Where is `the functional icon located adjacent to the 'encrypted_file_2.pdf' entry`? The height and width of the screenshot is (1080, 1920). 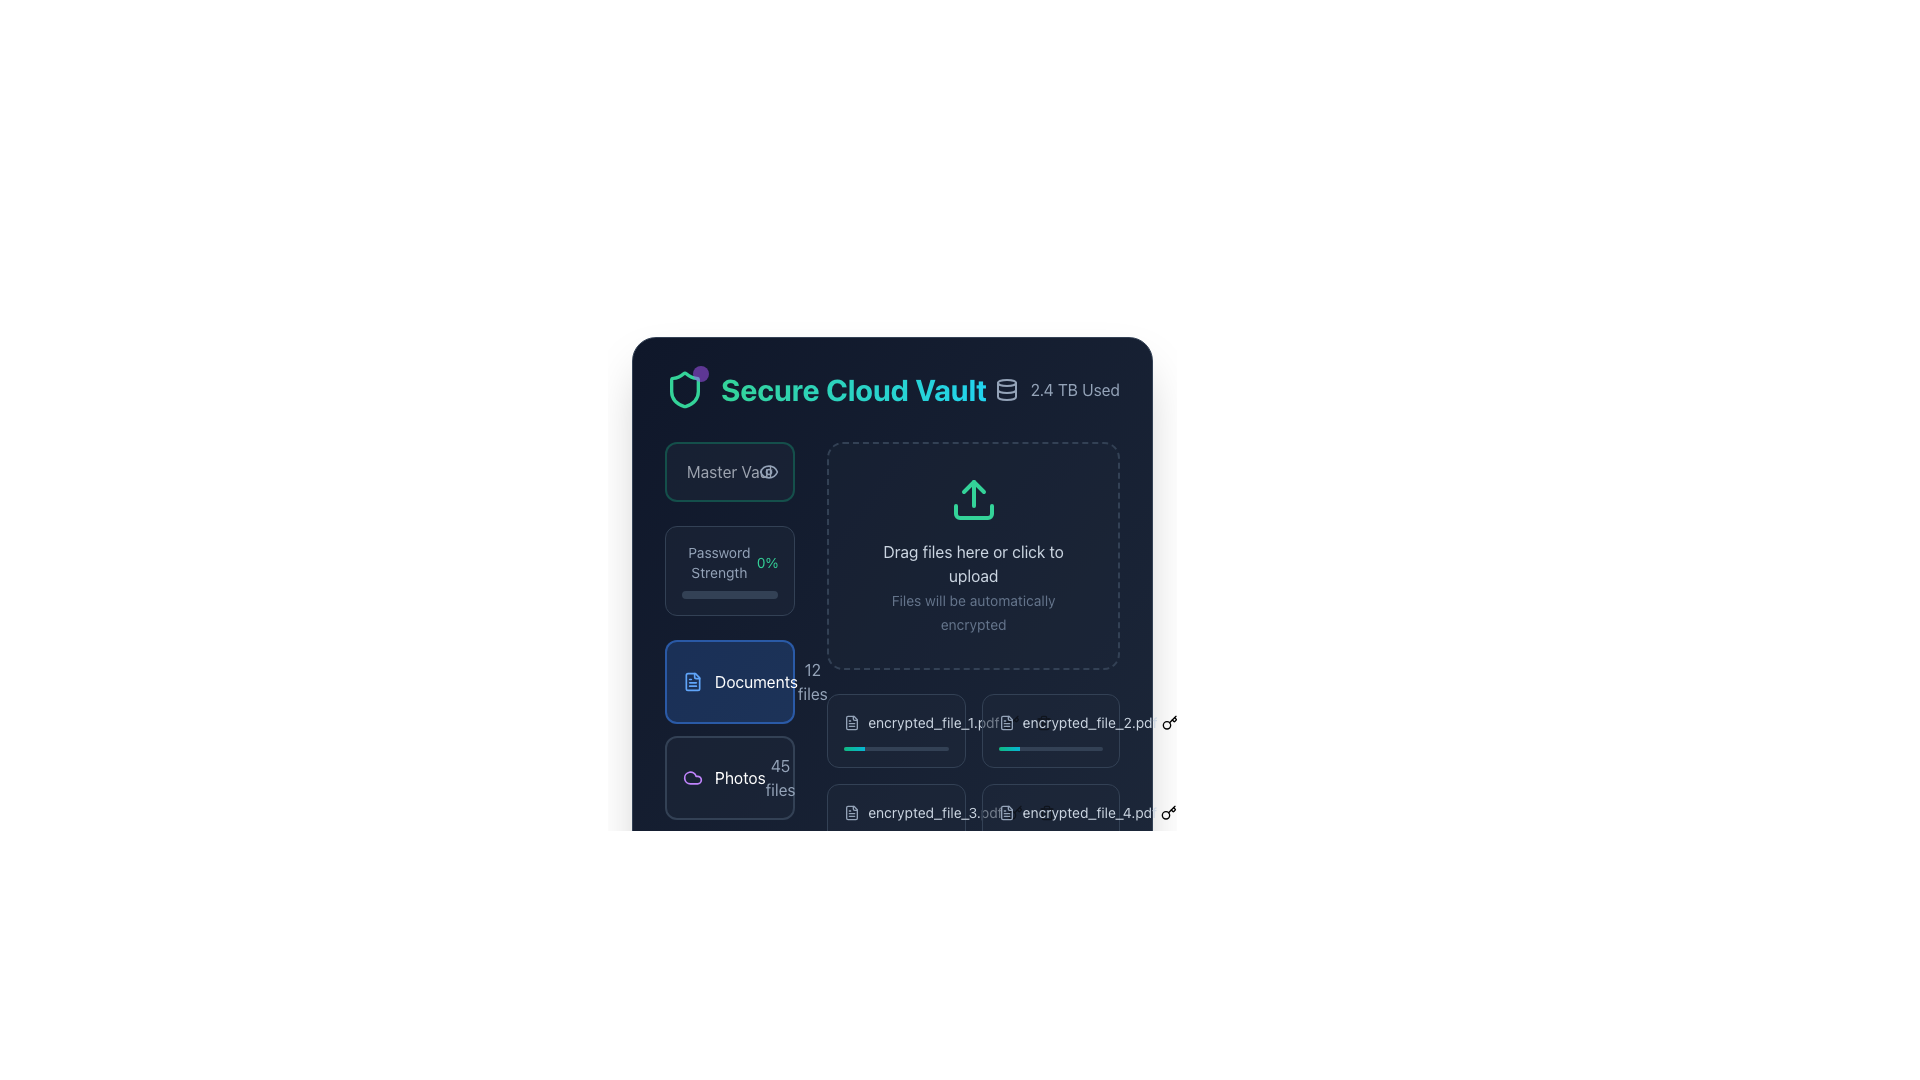
the functional icon located adjacent to the 'encrypted_file_2.pdf' entry is located at coordinates (1169, 722).